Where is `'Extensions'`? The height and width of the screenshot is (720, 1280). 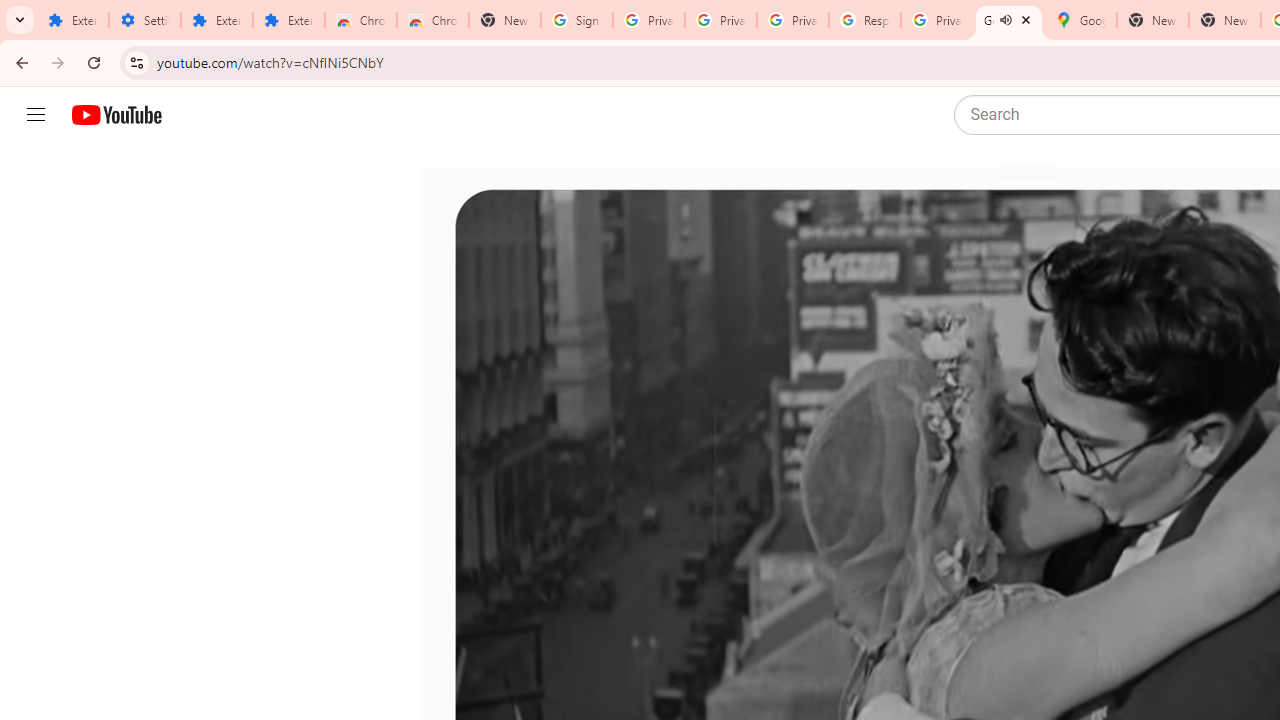 'Extensions' is located at coordinates (288, 20).